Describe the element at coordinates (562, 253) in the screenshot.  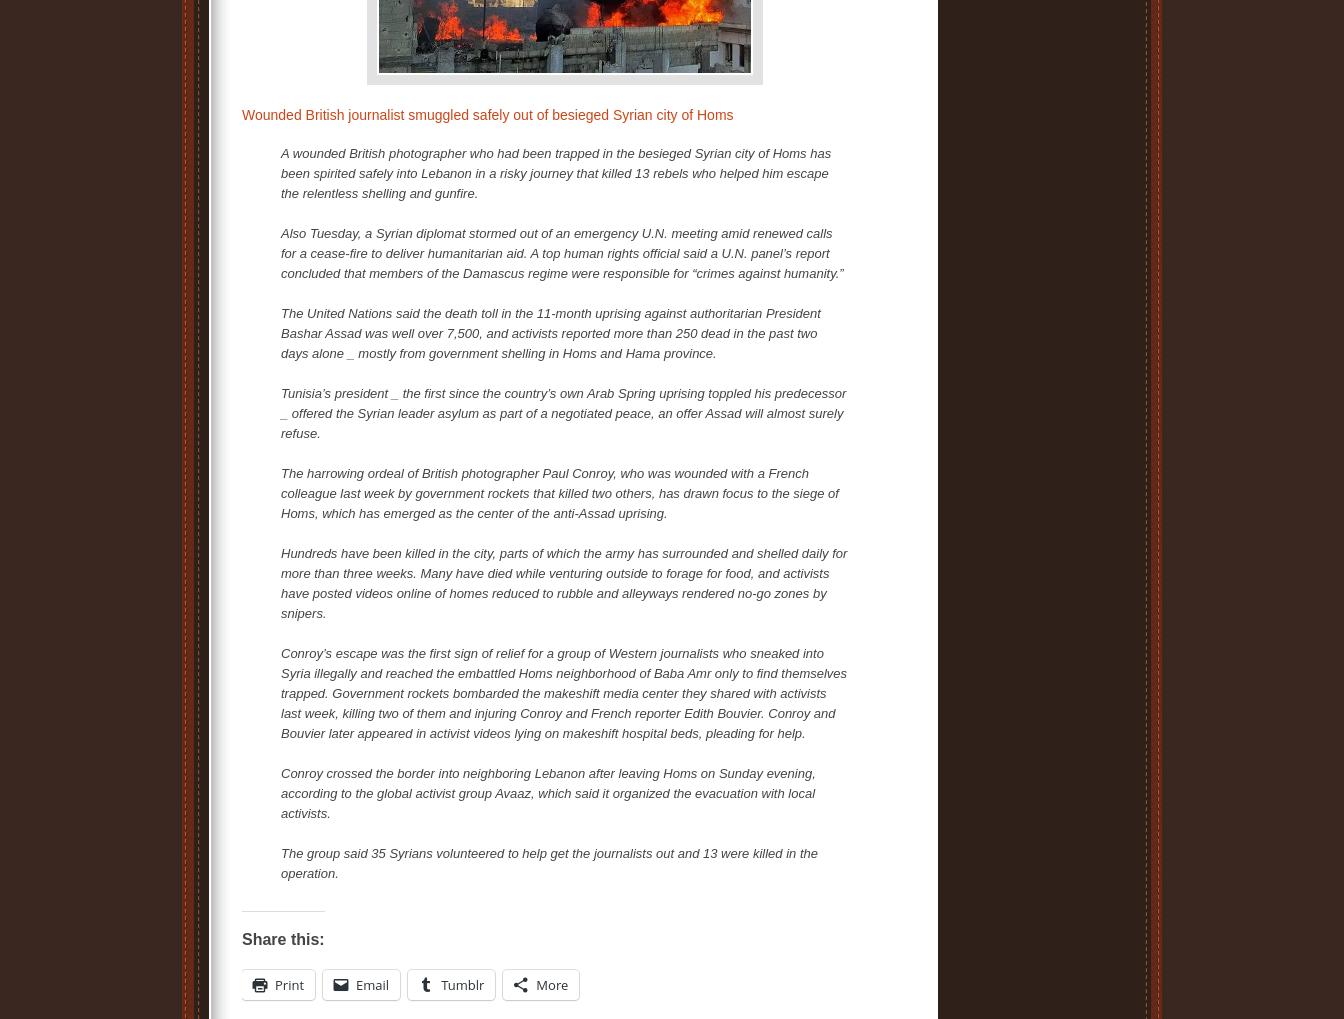
I see `'Also Tuesday, a Syrian diplomat stormed out of an emergency U.N. meeting amid renewed calls for a cease-fire to deliver humanitarian aid. A top human rights official said a U.N. panel’s report concluded that members of the Damascus regime were responsible for “crimes against humanity.”'` at that location.